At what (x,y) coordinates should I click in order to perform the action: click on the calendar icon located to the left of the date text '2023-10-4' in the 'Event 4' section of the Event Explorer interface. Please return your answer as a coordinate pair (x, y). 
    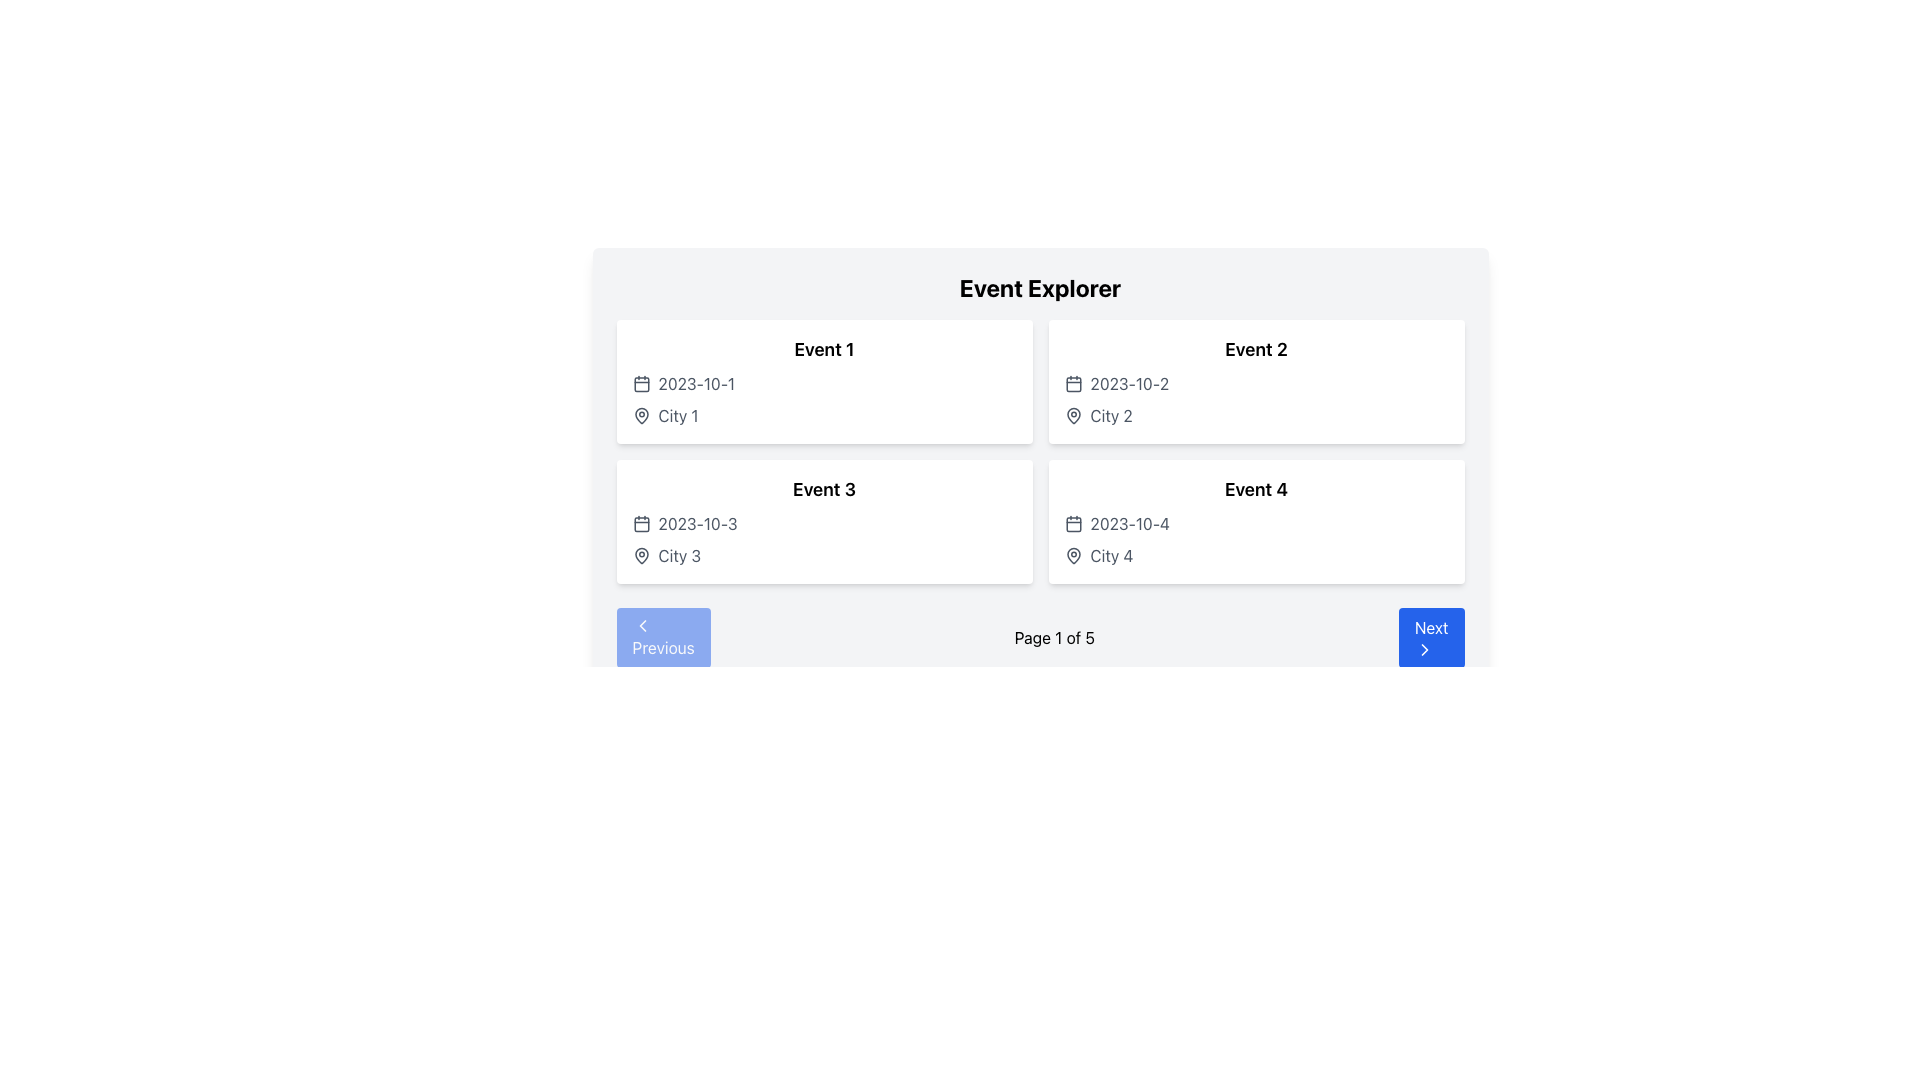
    Looking at the image, I should click on (1072, 523).